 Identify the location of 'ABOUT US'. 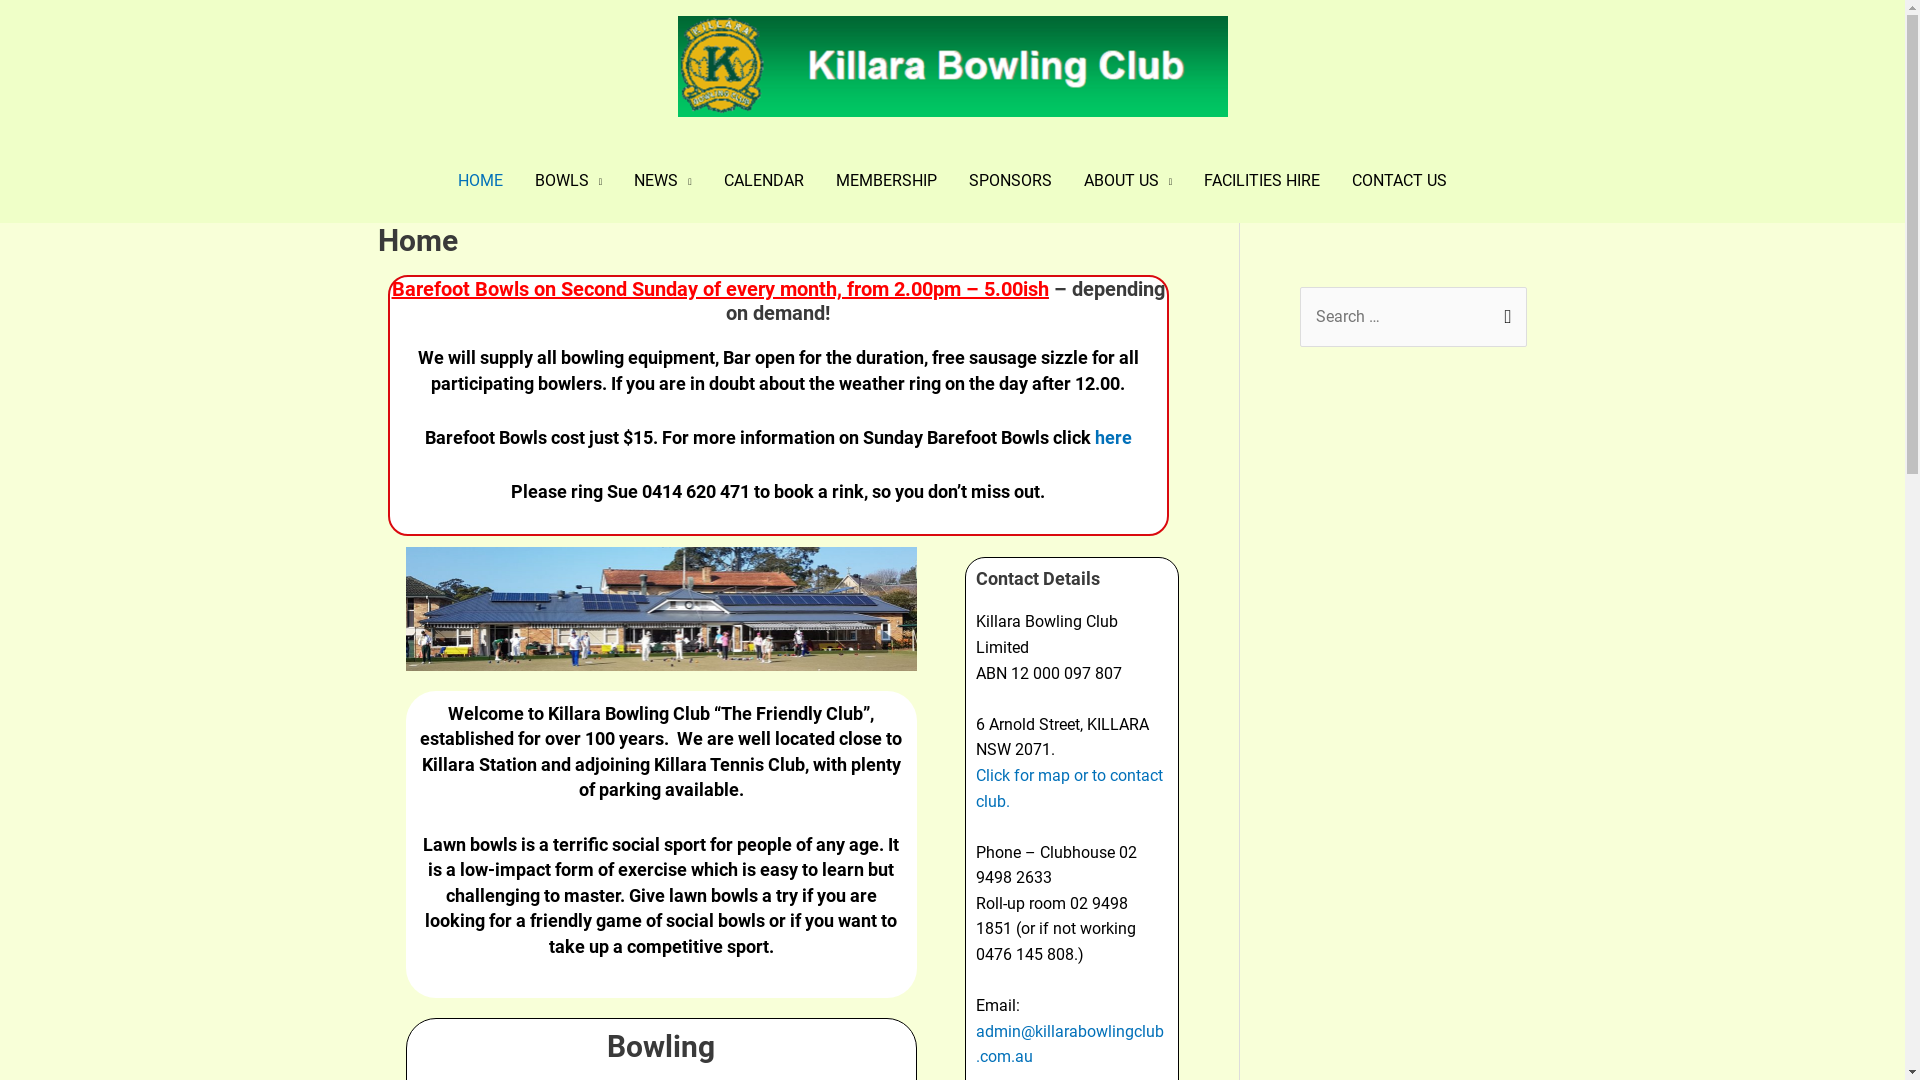
(1128, 181).